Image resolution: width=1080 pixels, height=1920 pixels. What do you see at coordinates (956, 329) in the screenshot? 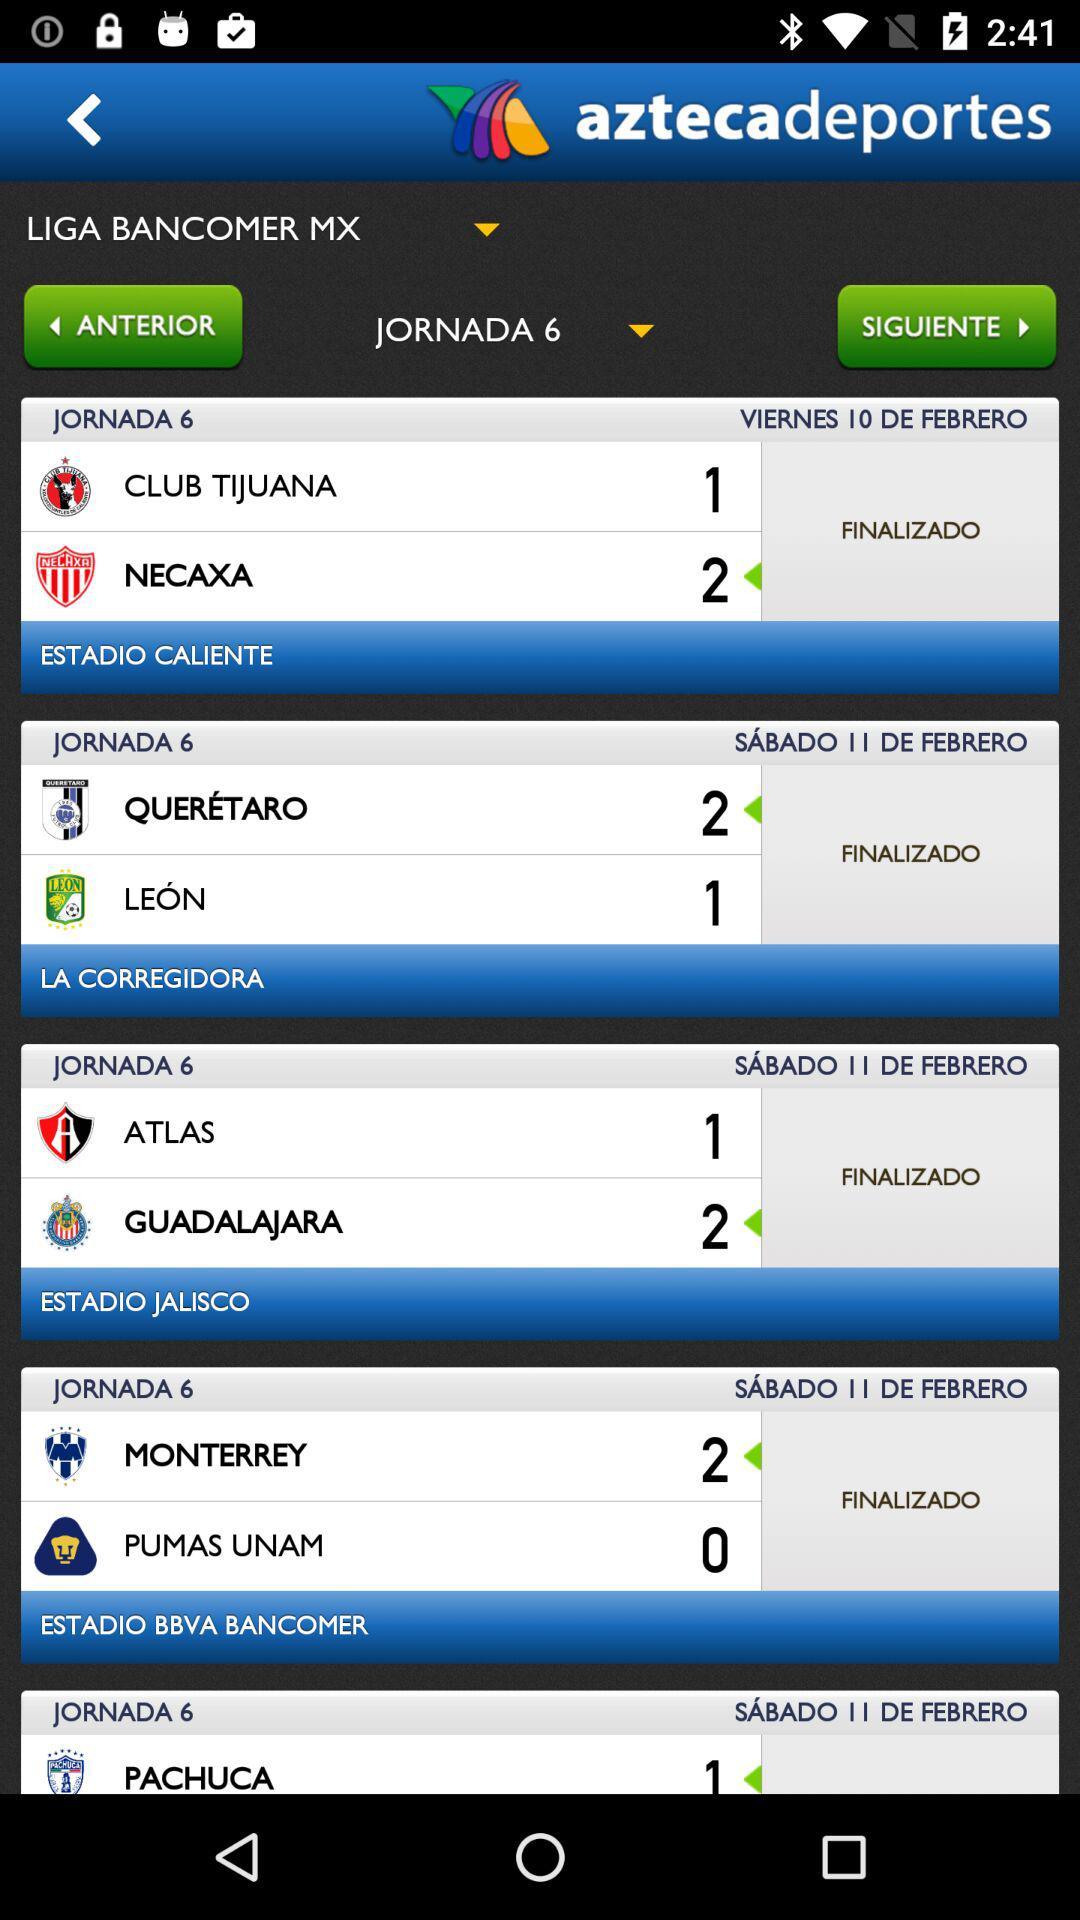
I see `go next` at bounding box center [956, 329].